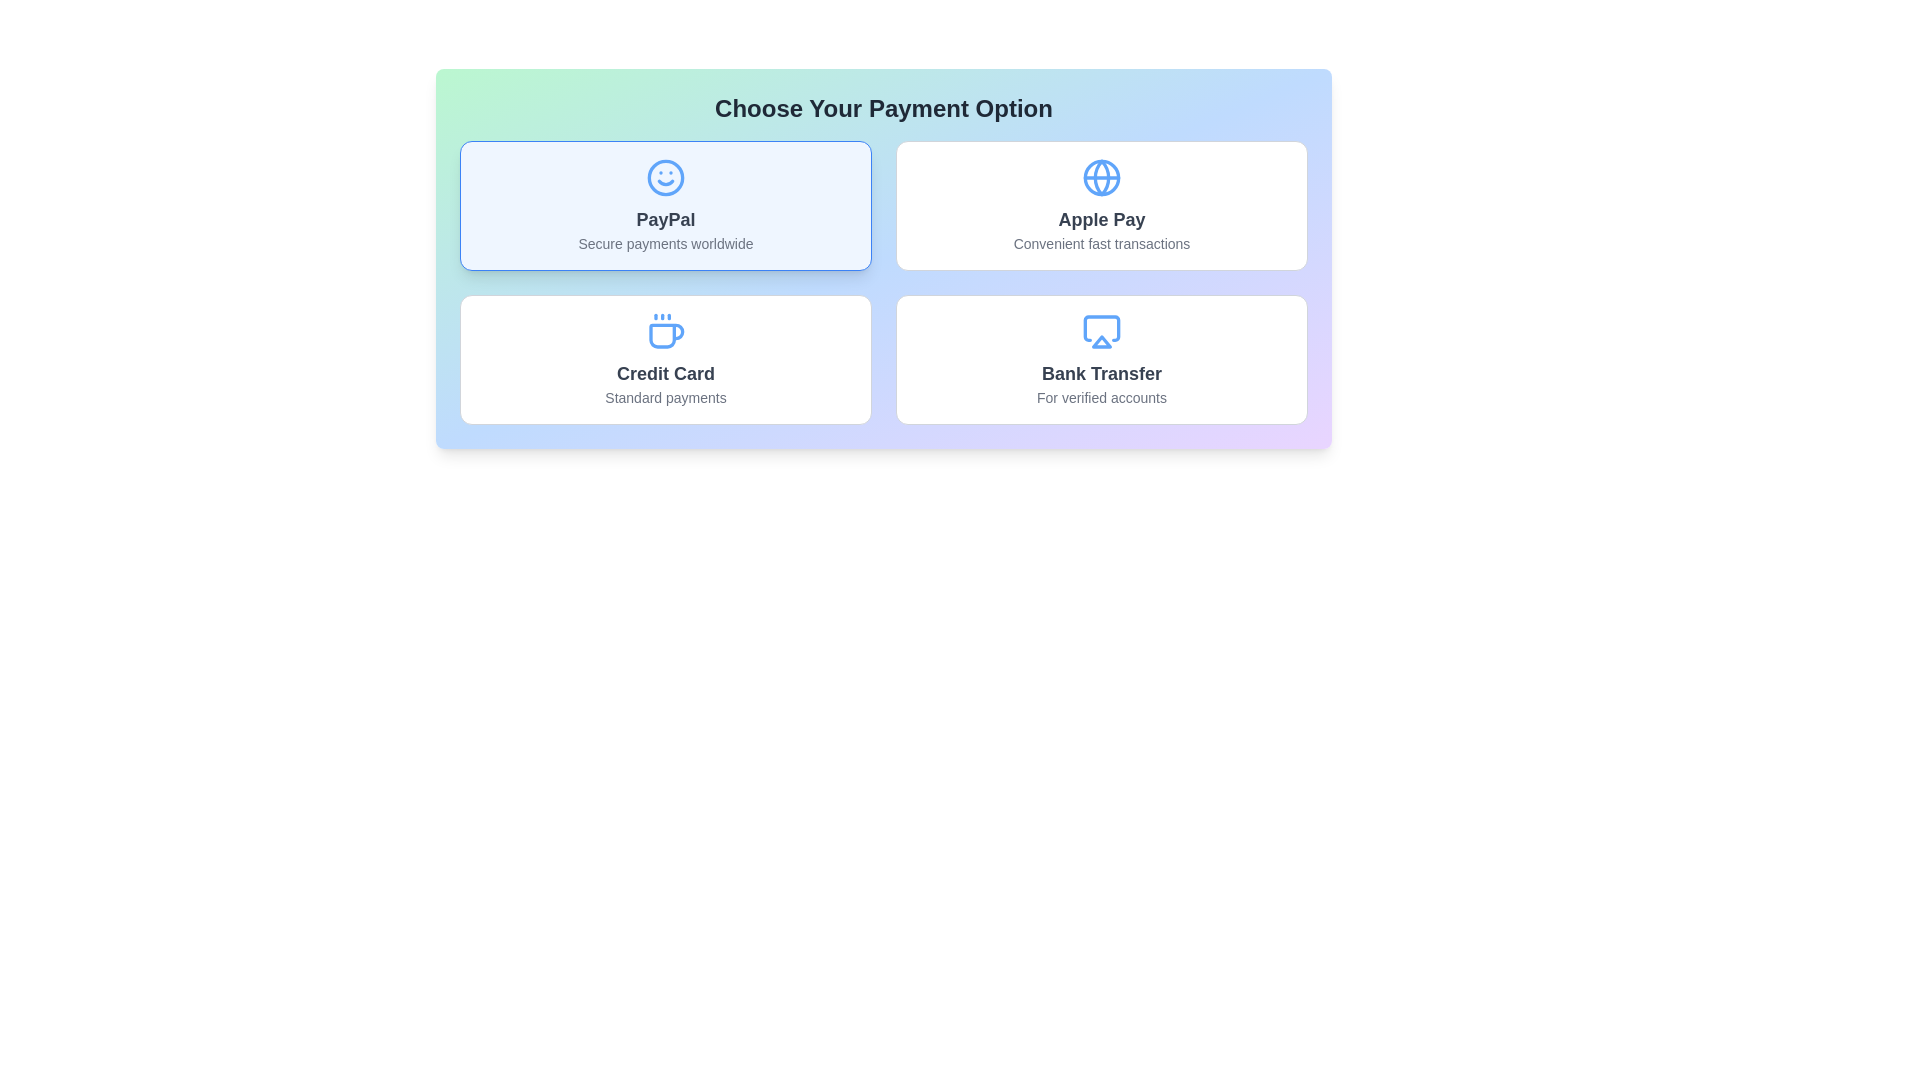 This screenshot has width=1920, height=1080. Describe the element at coordinates (1101, 176) in the screenshot. I see `the decorative SVG circle that is part of the globe icon for the Apple Pay payment option, located in the top-right quadrant of the payment options layout` at that location.